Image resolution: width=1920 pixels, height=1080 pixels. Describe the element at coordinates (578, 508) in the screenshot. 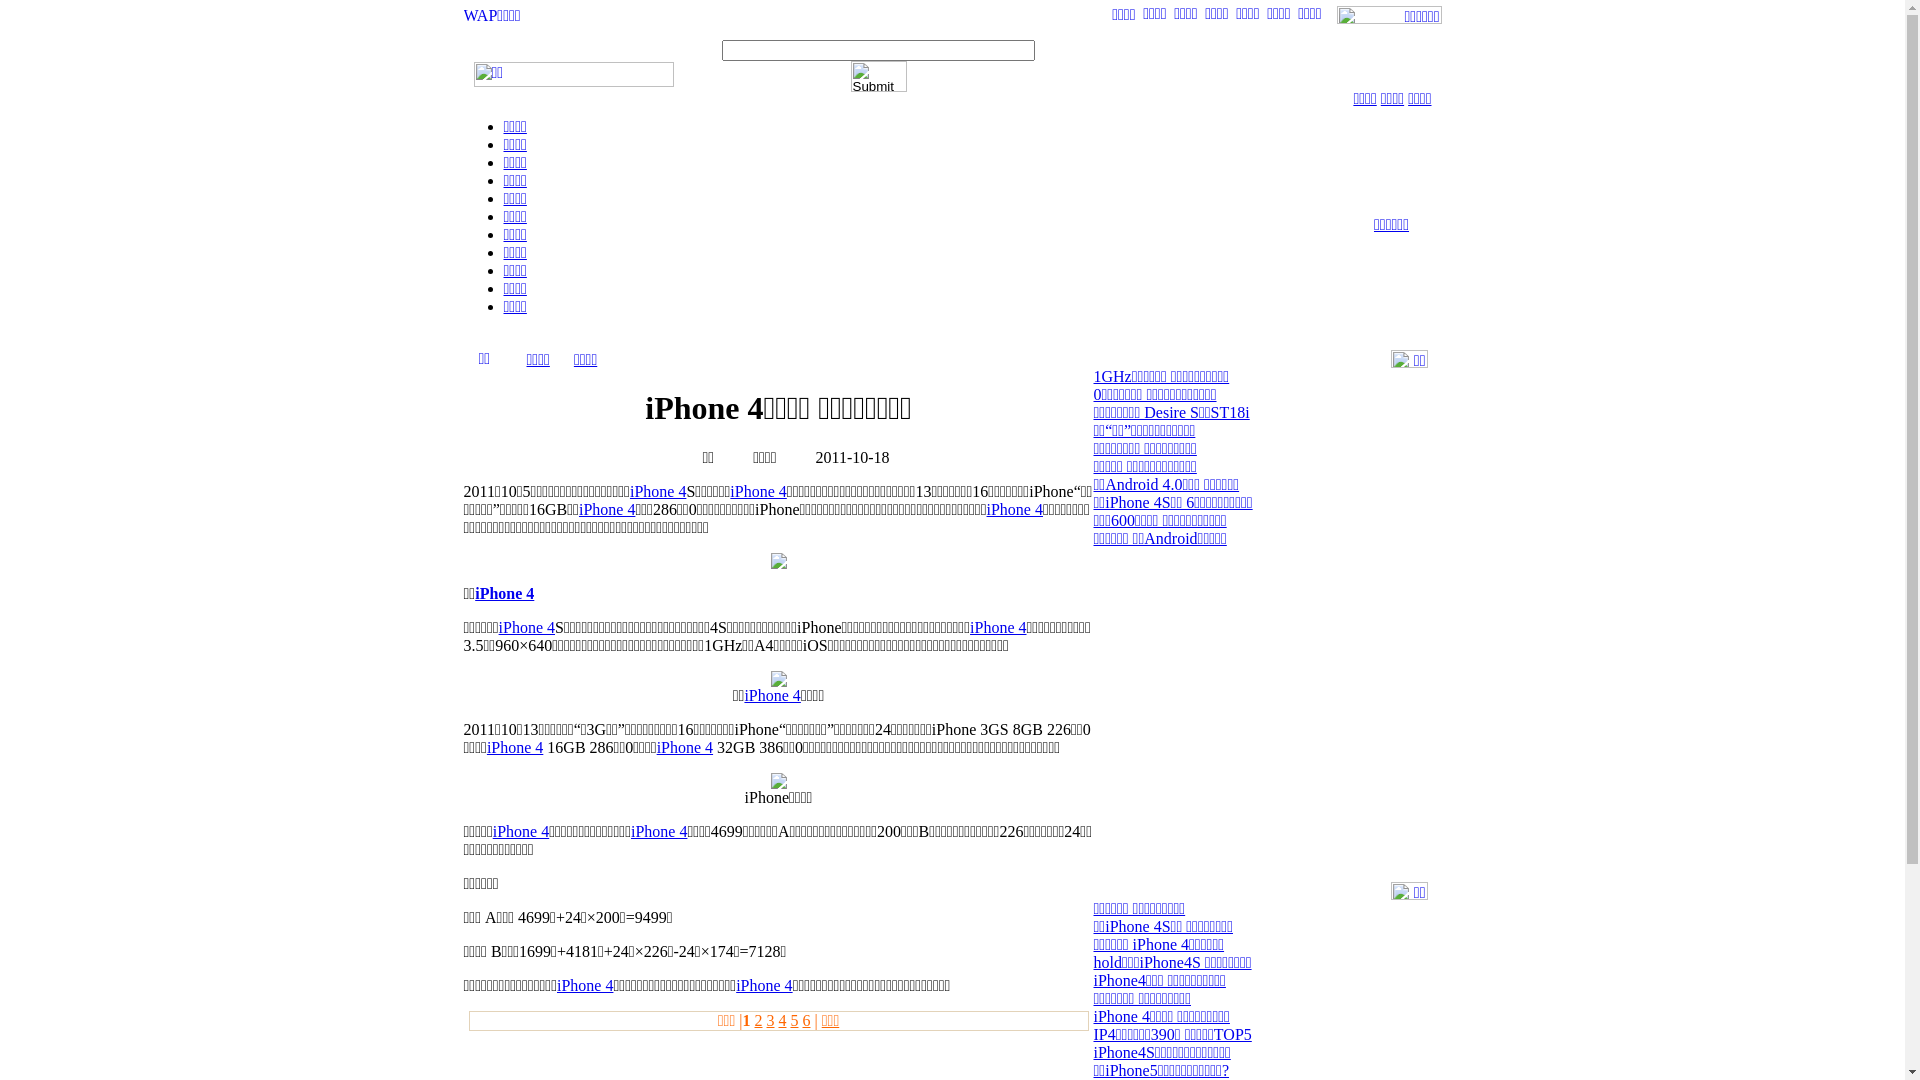

I see `'iPhone 4'` at that location.